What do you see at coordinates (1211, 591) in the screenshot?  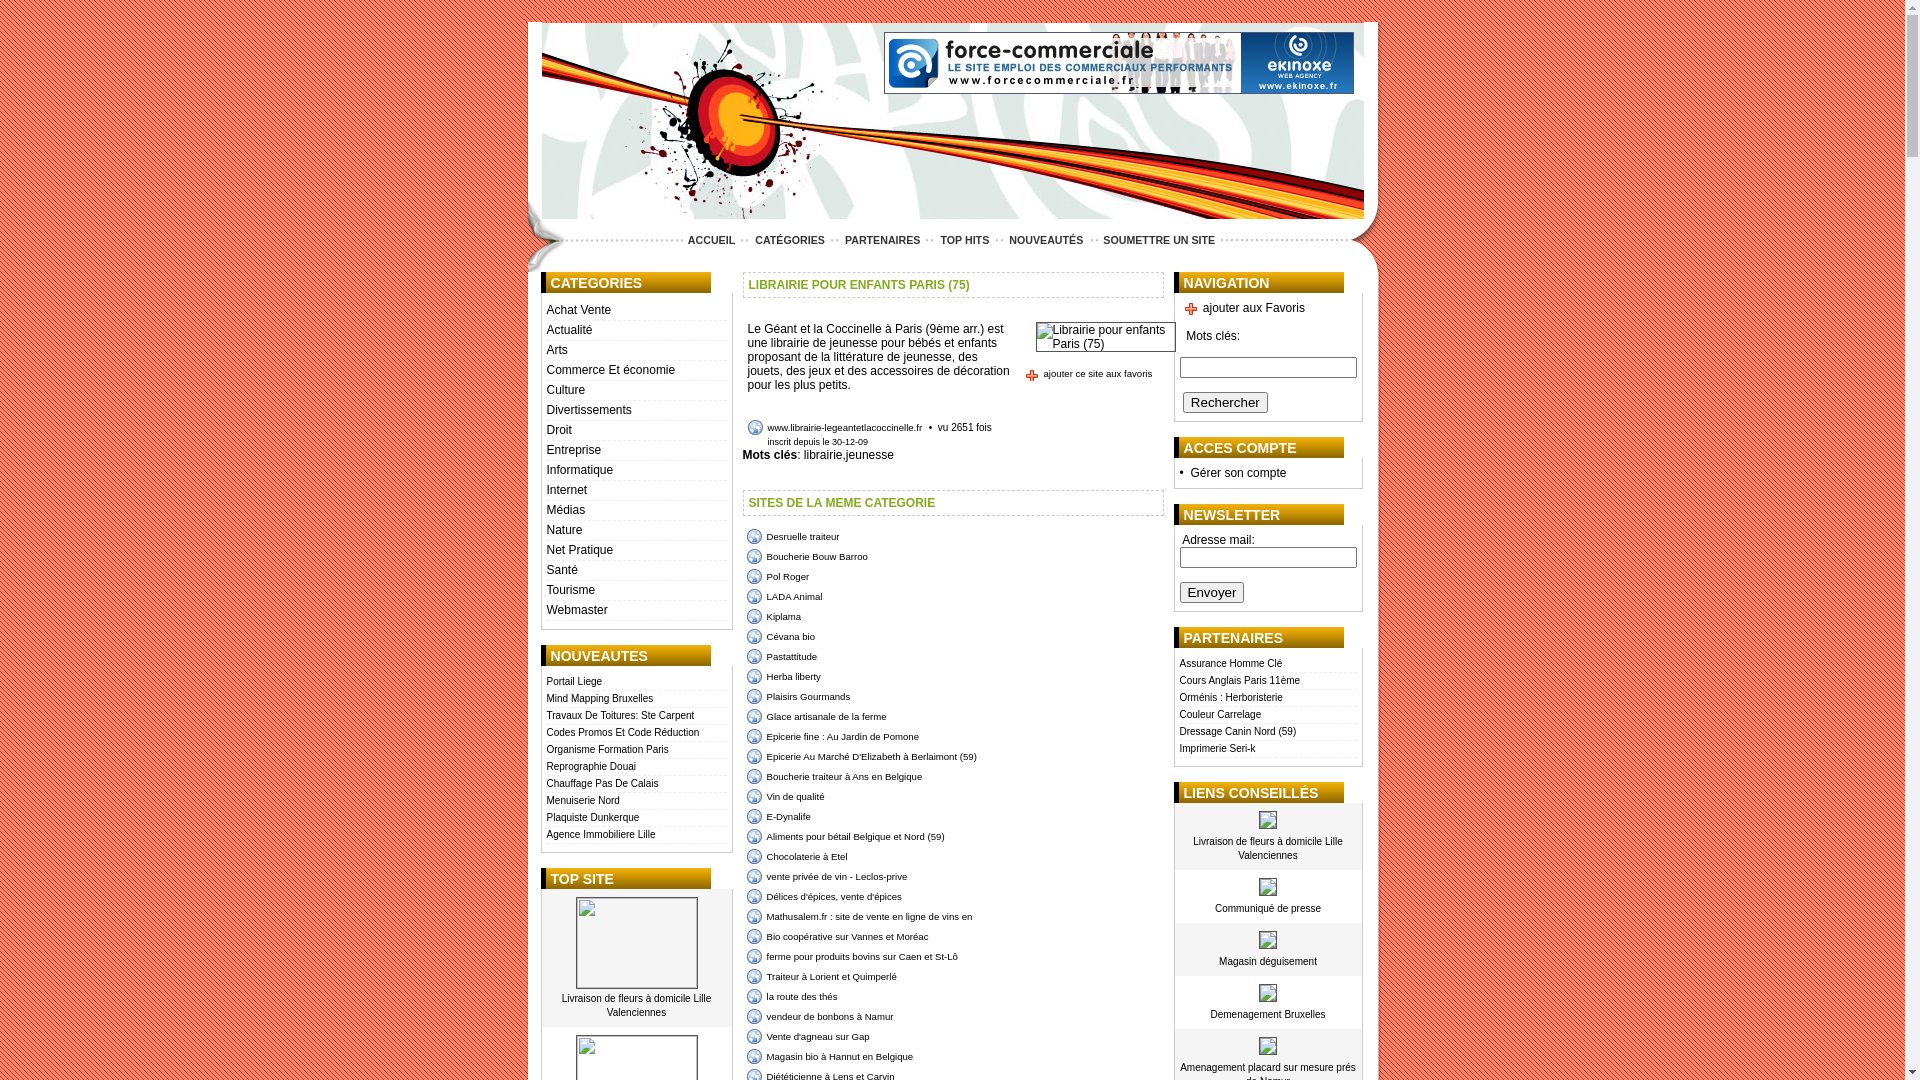 I see `'Envoyer'` at bounding box center [1211, 591].